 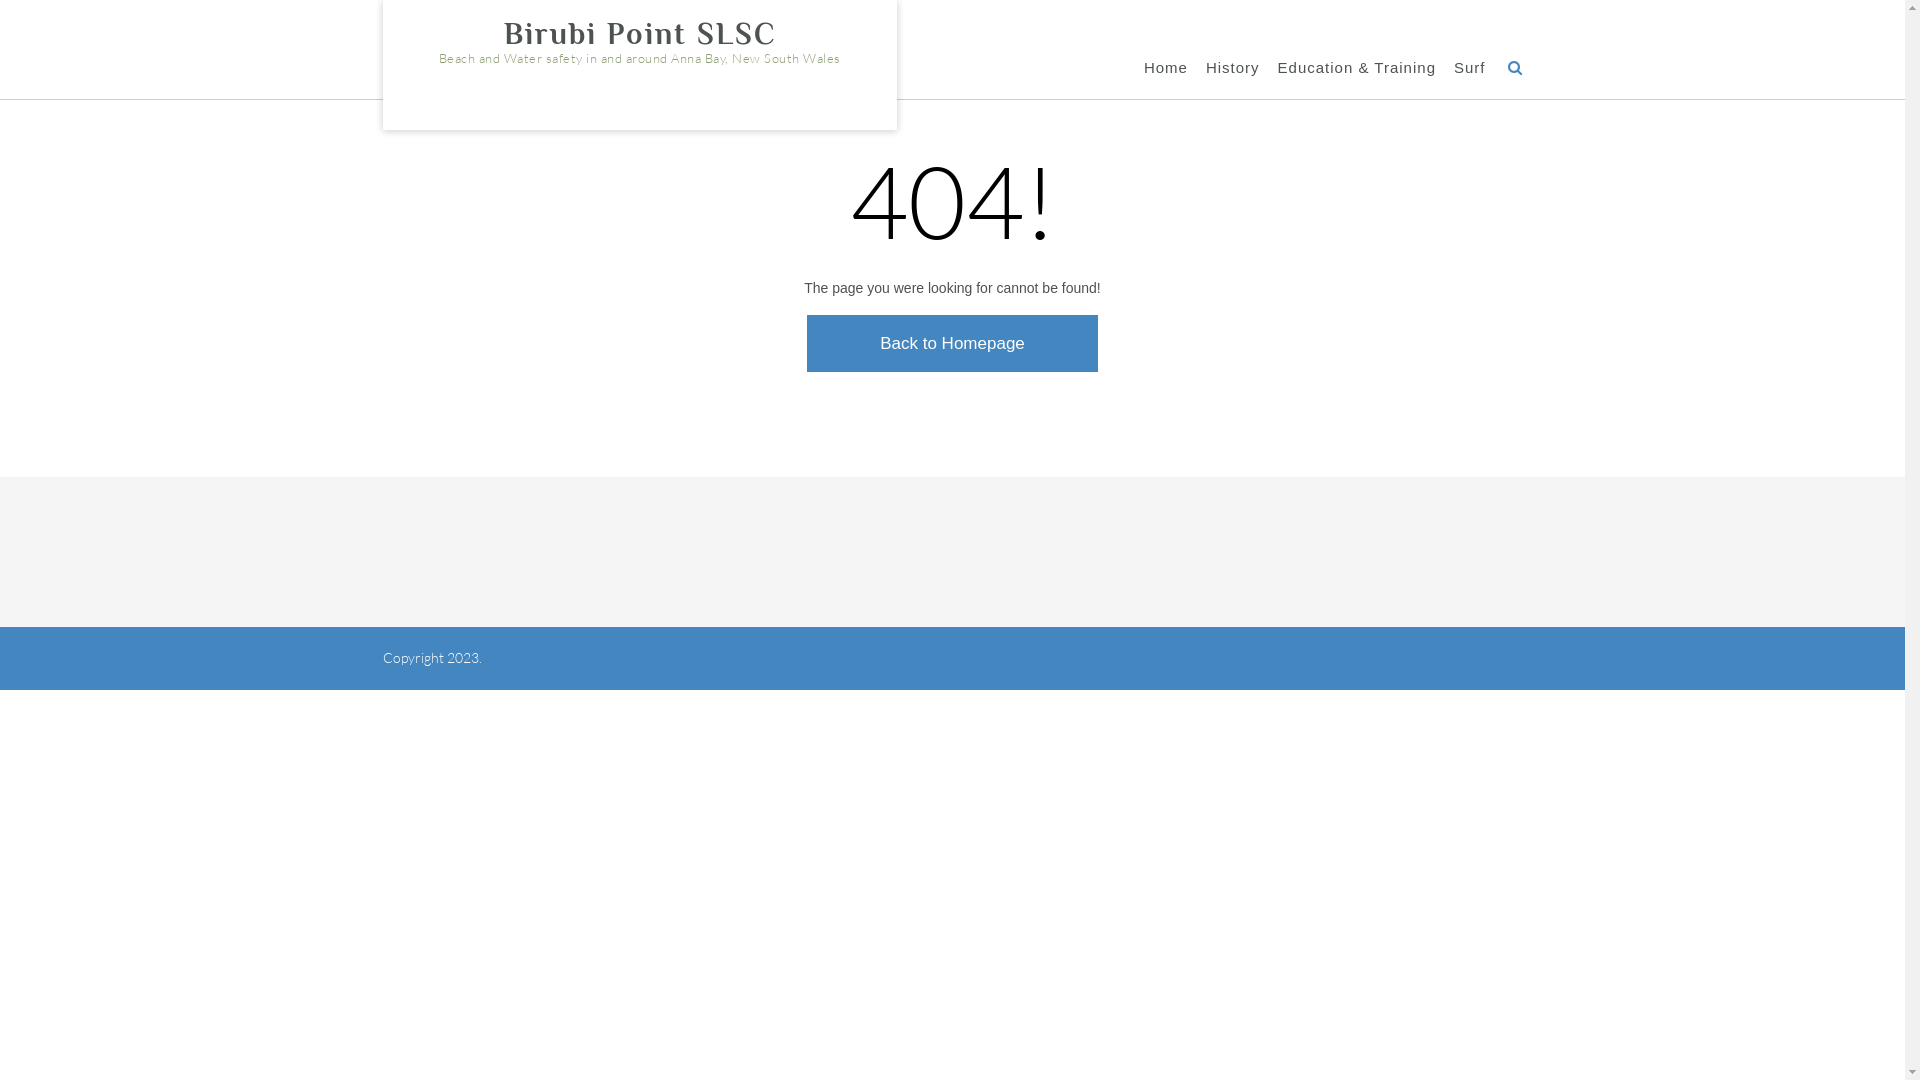 What do you see at coordinates (1232, 67) in the screenshot?
I see `'History'` at bounding box center [1232, 67].